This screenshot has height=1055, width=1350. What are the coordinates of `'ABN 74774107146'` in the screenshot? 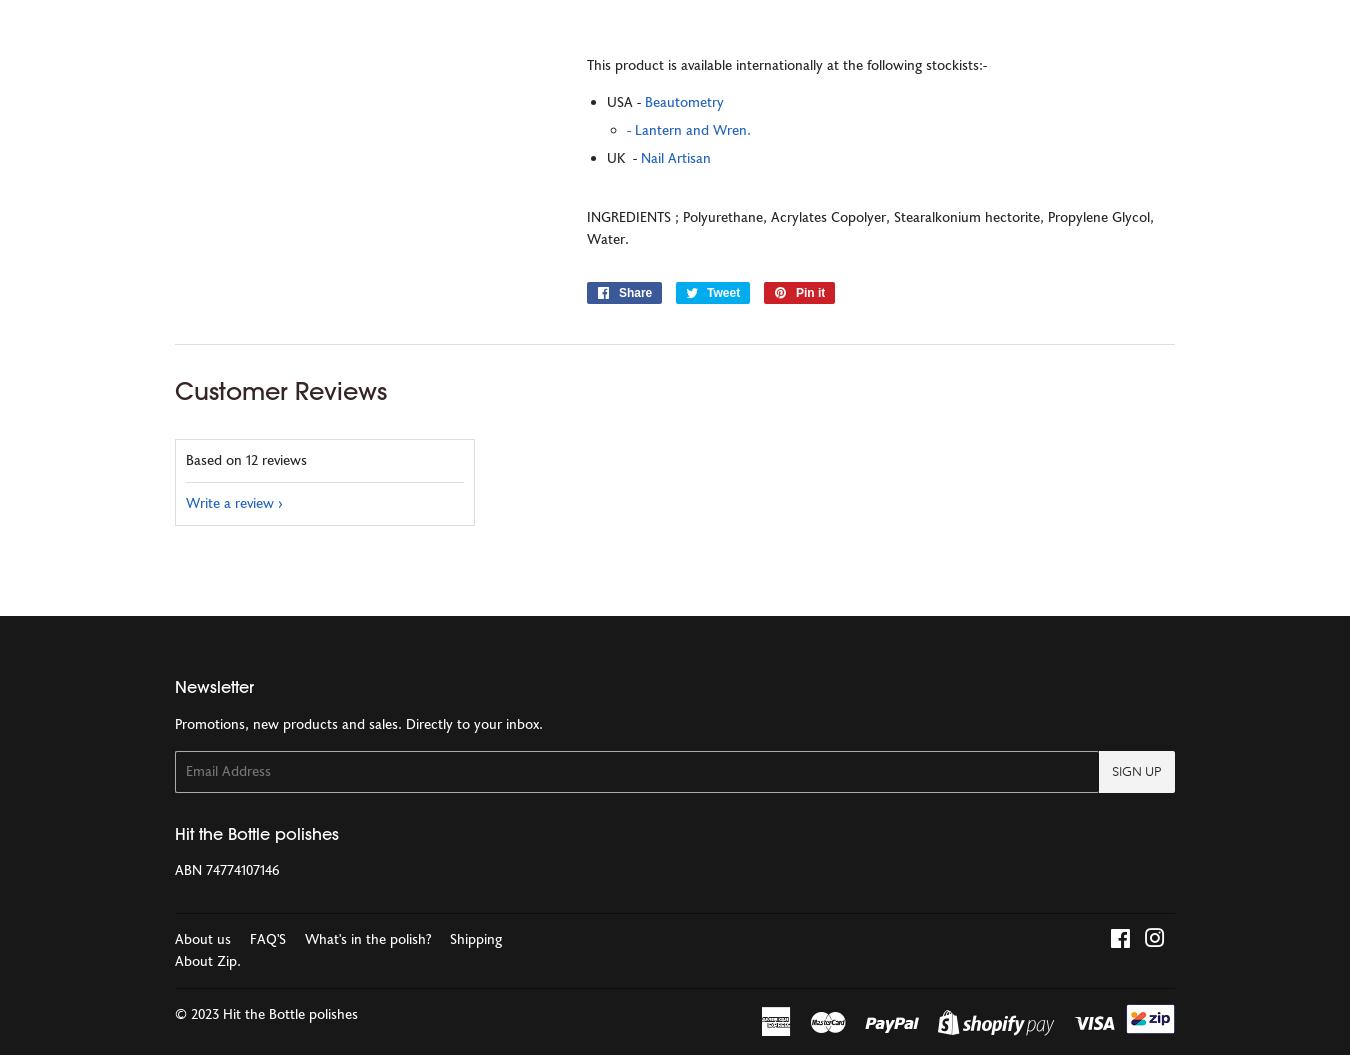 It's located at (225, 871).